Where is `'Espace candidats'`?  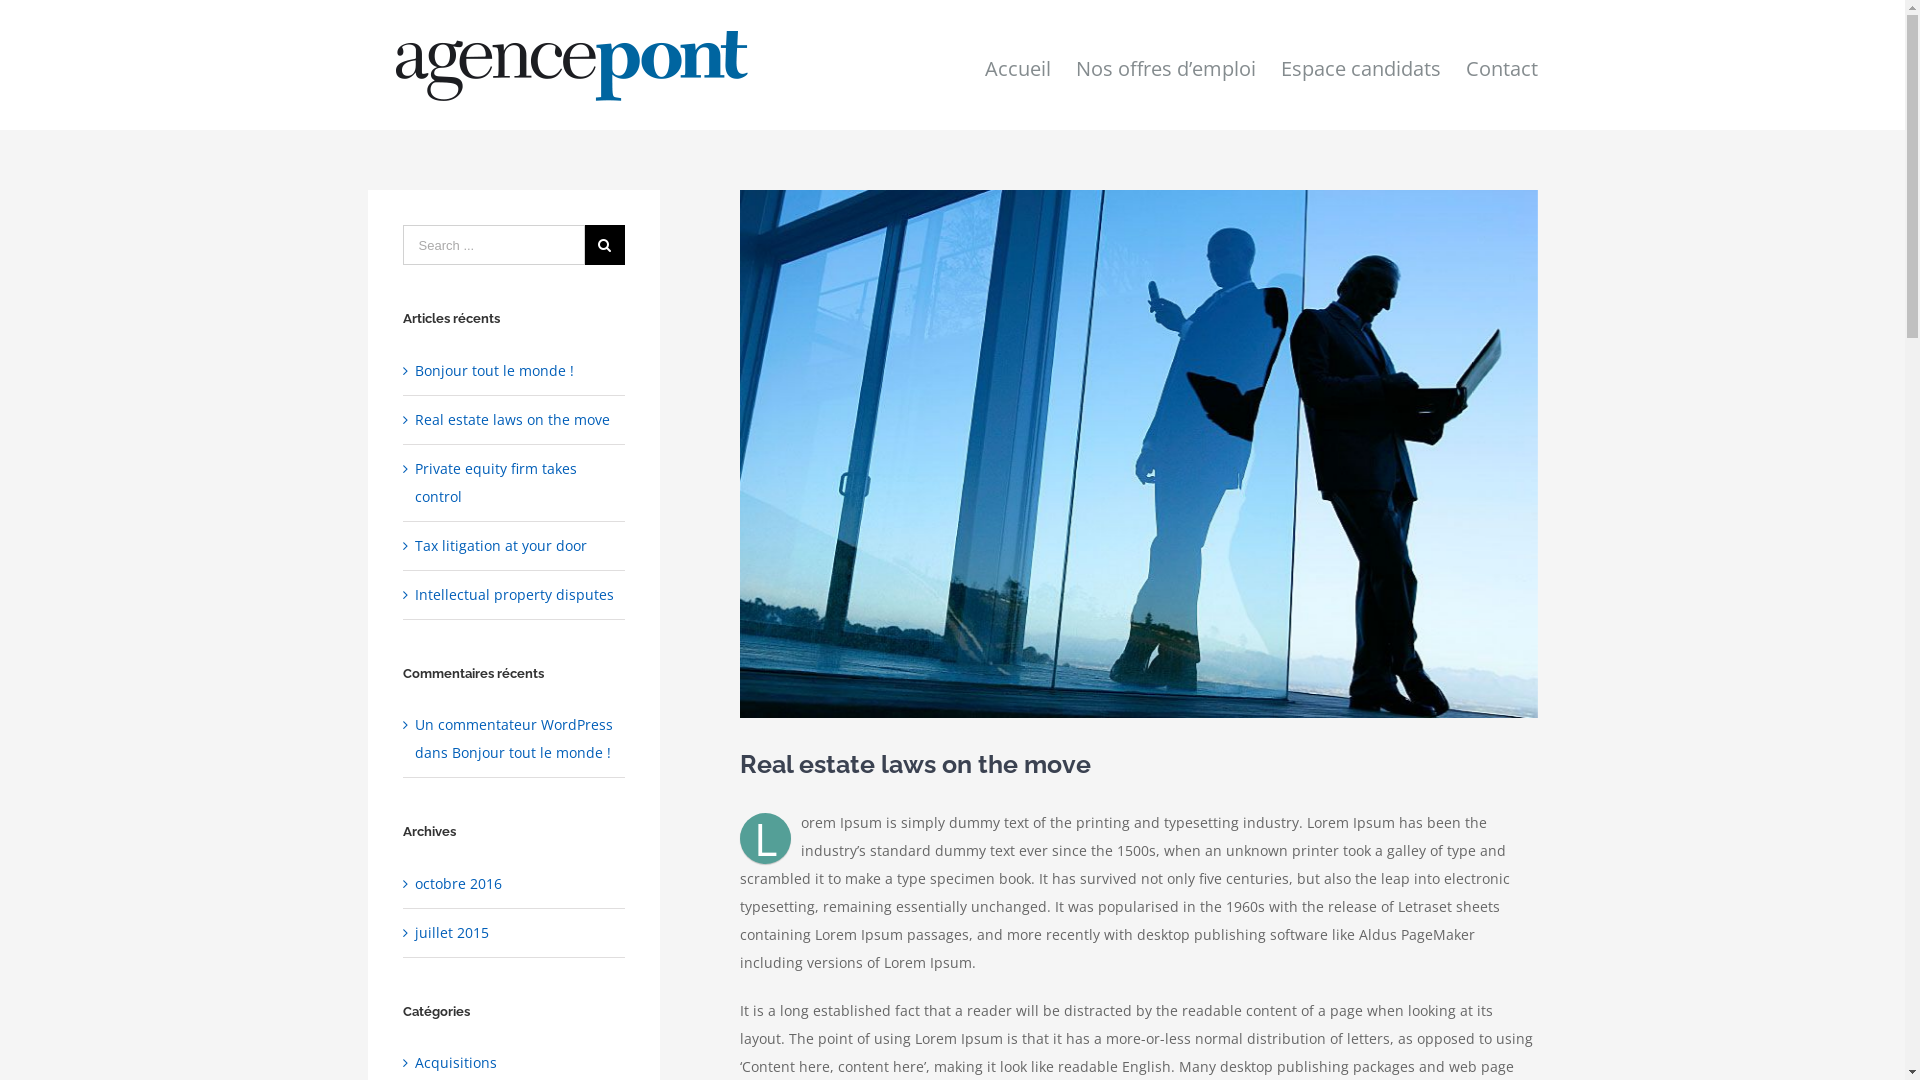 'Espace candidats' is located at coordinates (1359, 64).